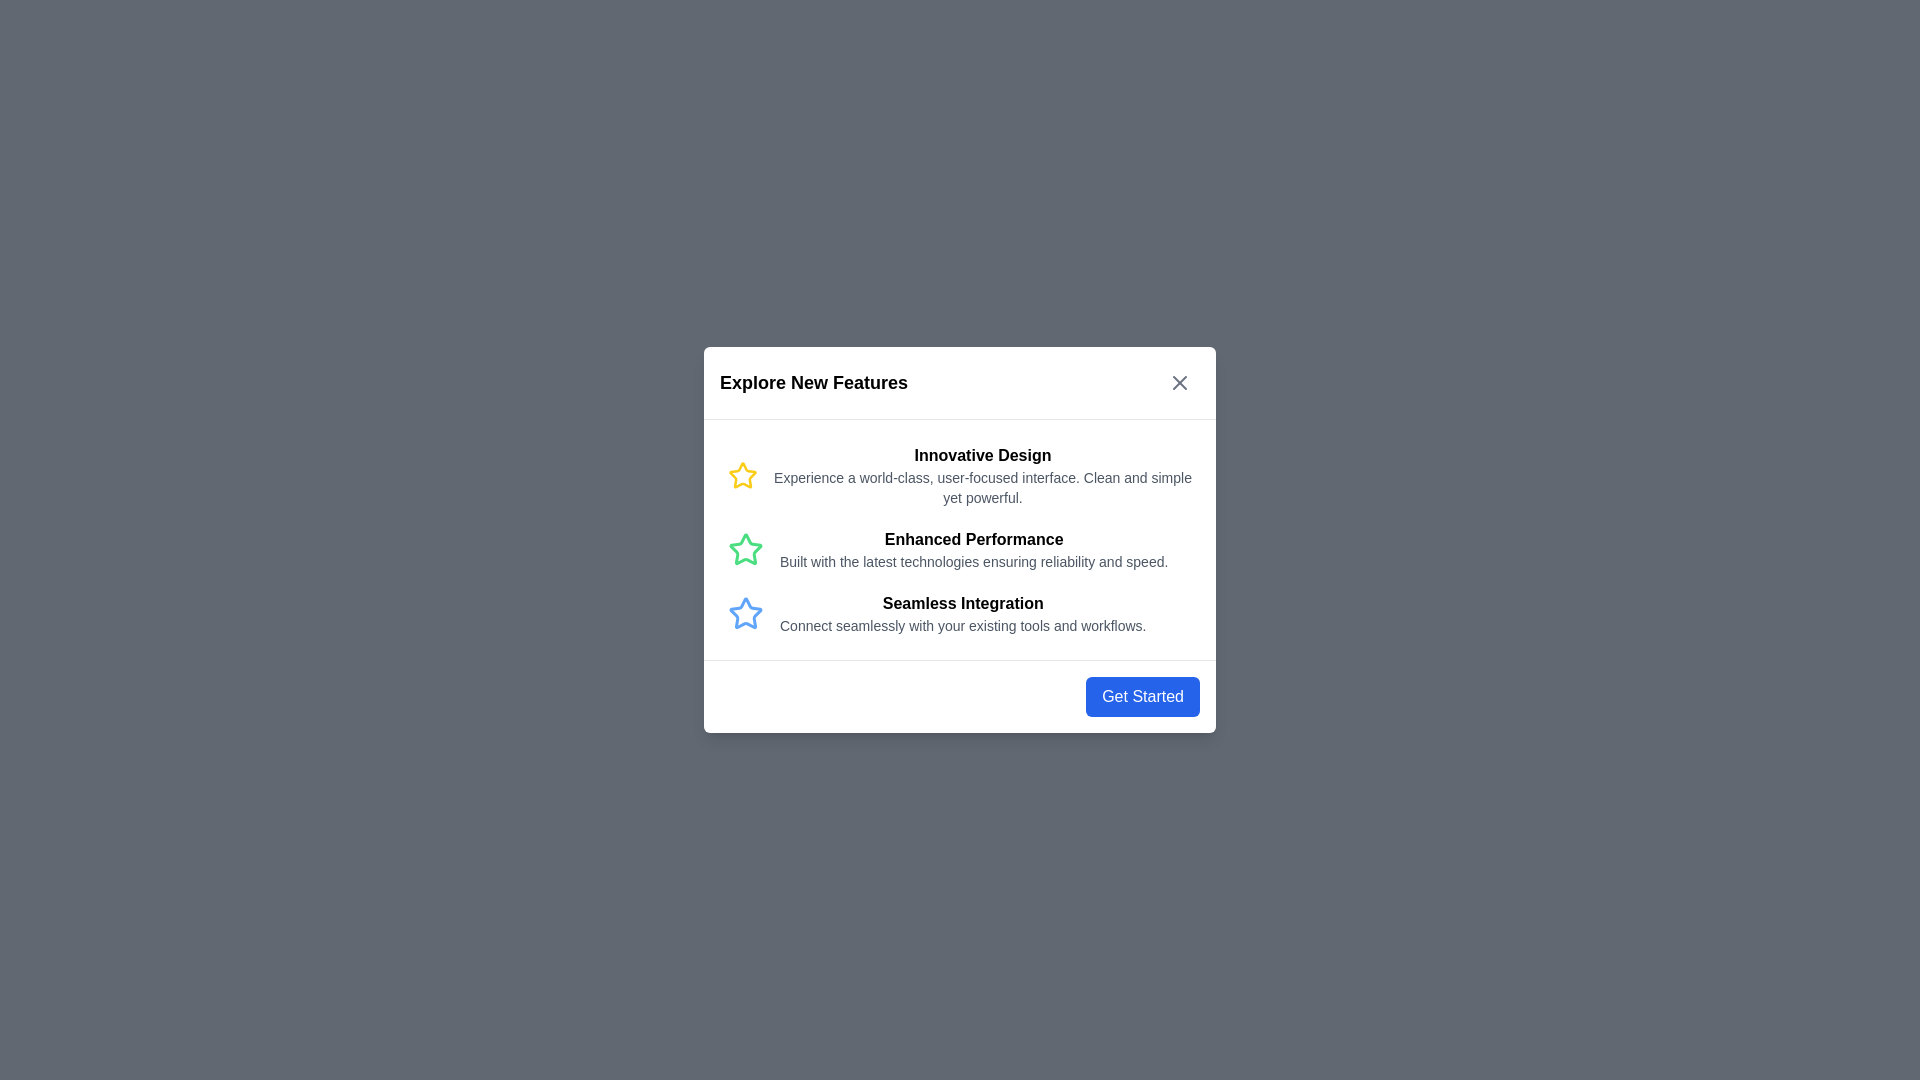 This screenshot has height=1080, width=1920. Describe the element at coordinates (960, 612) in the screenshot. I see `the Informational section titled 'Seamless Integration', which includes a blue star icon and descriptive text` at that location.